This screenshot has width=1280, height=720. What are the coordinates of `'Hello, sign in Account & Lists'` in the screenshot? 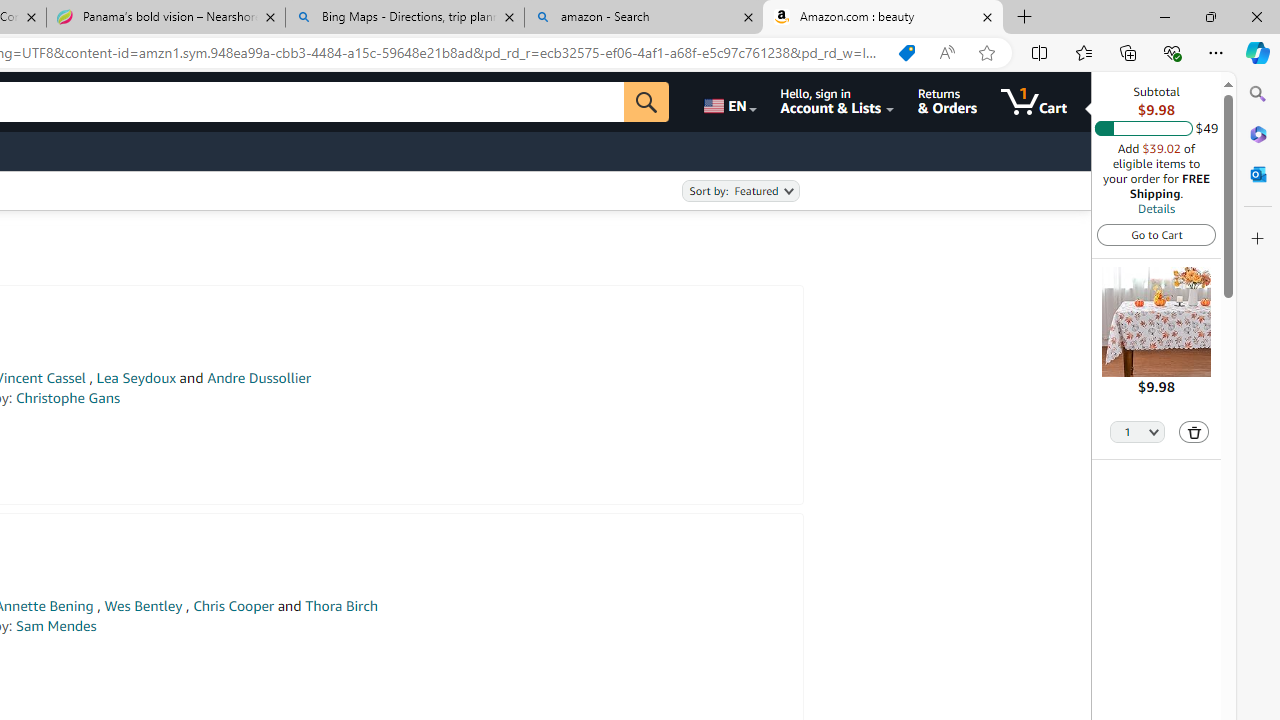 It's located at (837, 101).